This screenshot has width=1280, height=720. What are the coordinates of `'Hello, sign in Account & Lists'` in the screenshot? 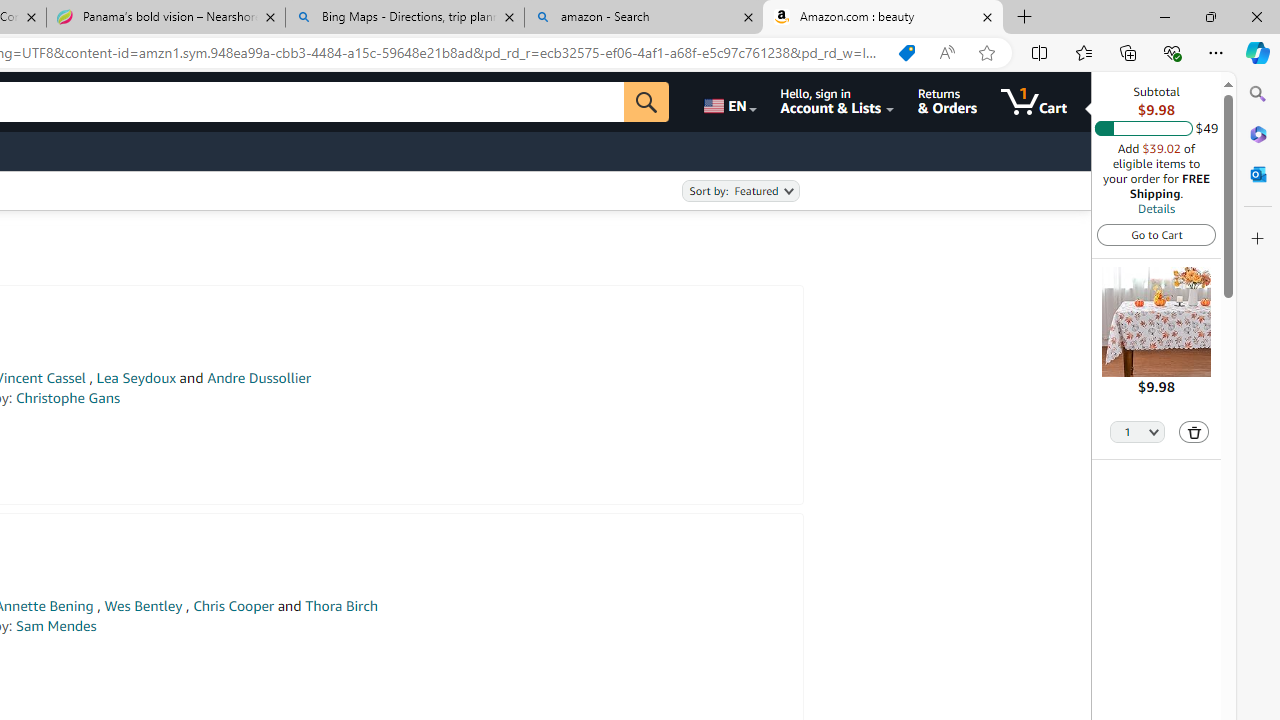 It's located at (837, 101).